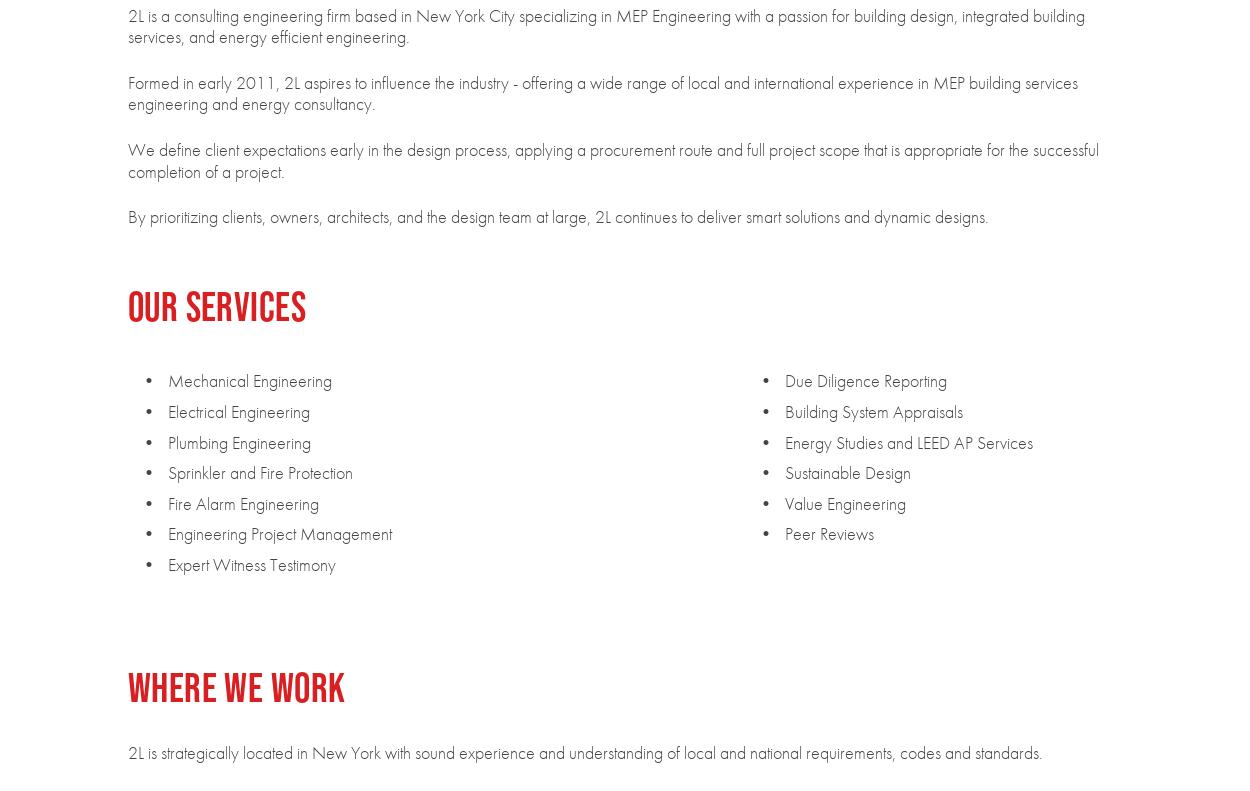  I want to click on 'Plumbing Engineering', so click(237, 441).